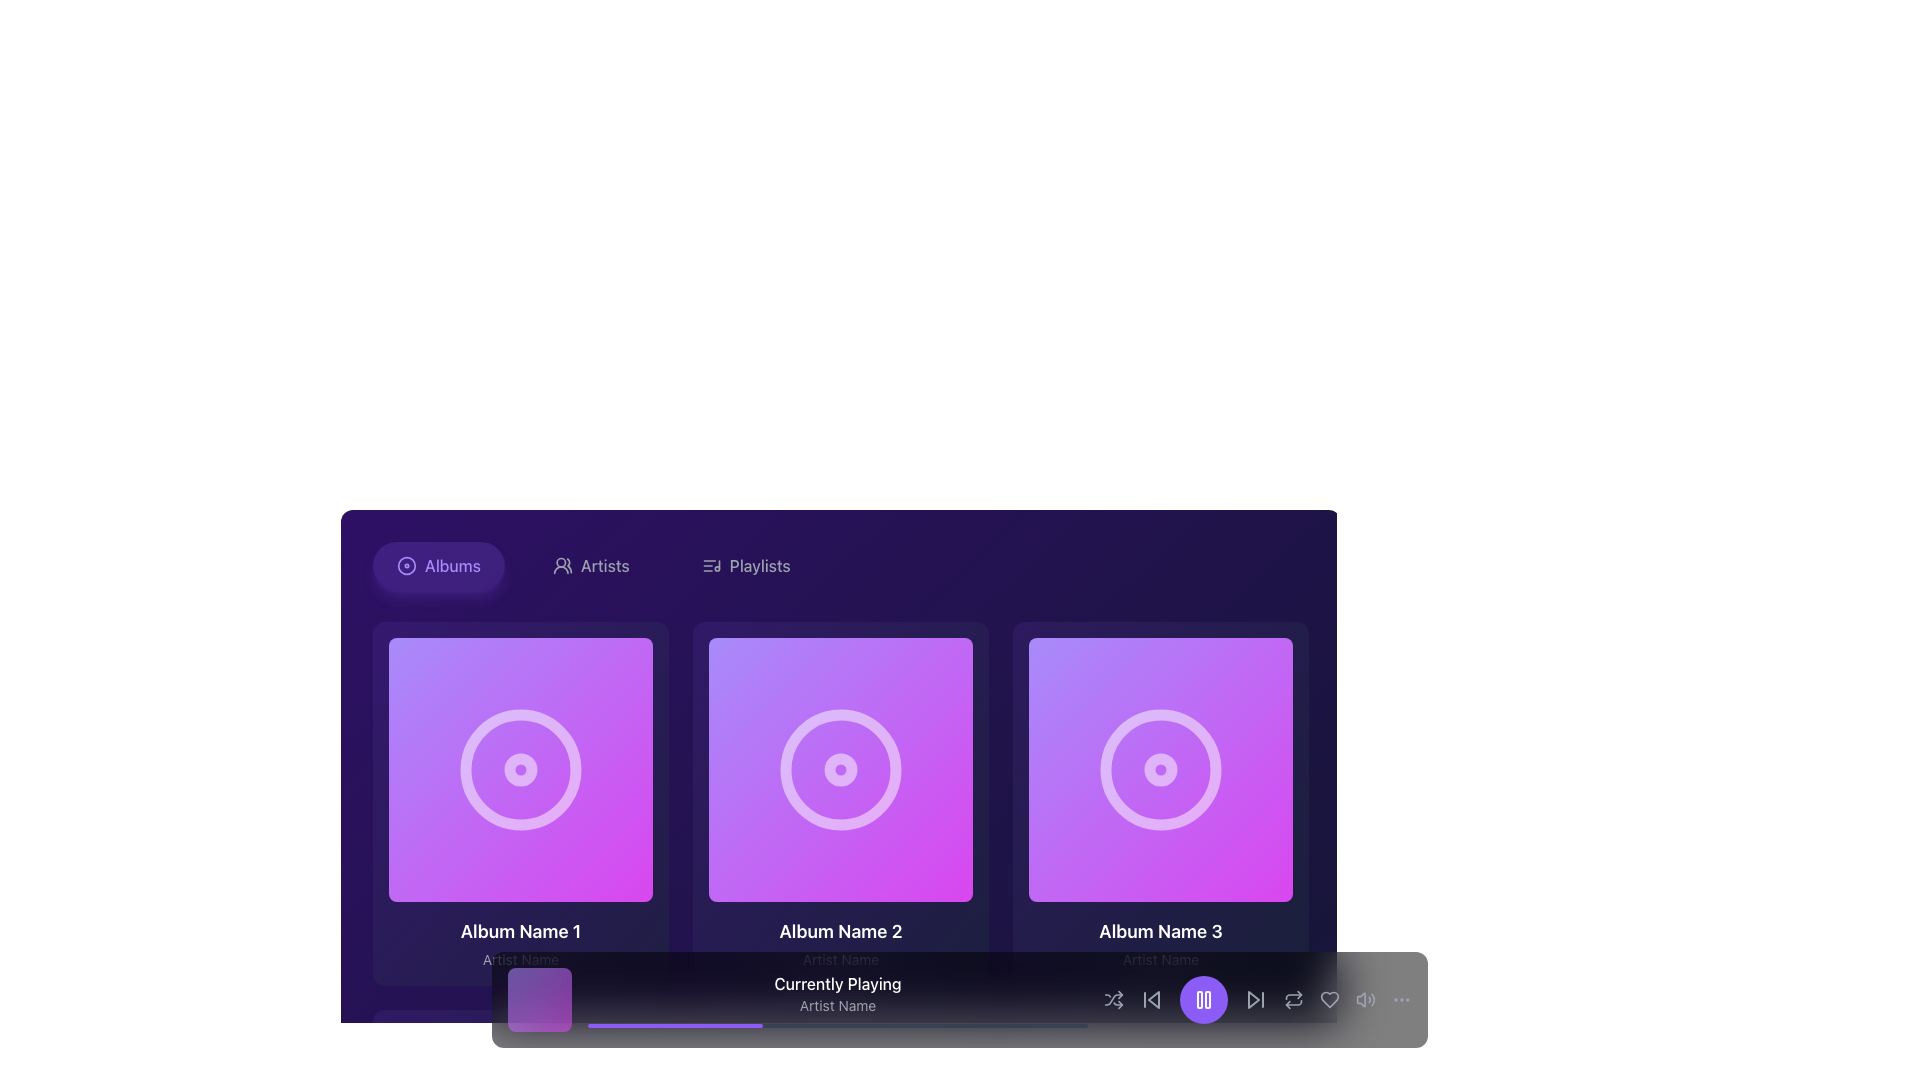 This screenshot has height=1080, width=1920. I want to click on the 'Back' button icon located in the bottom center control panel of the UI, specifically to the left of the large purple play/pause button, so click(1152, 999).